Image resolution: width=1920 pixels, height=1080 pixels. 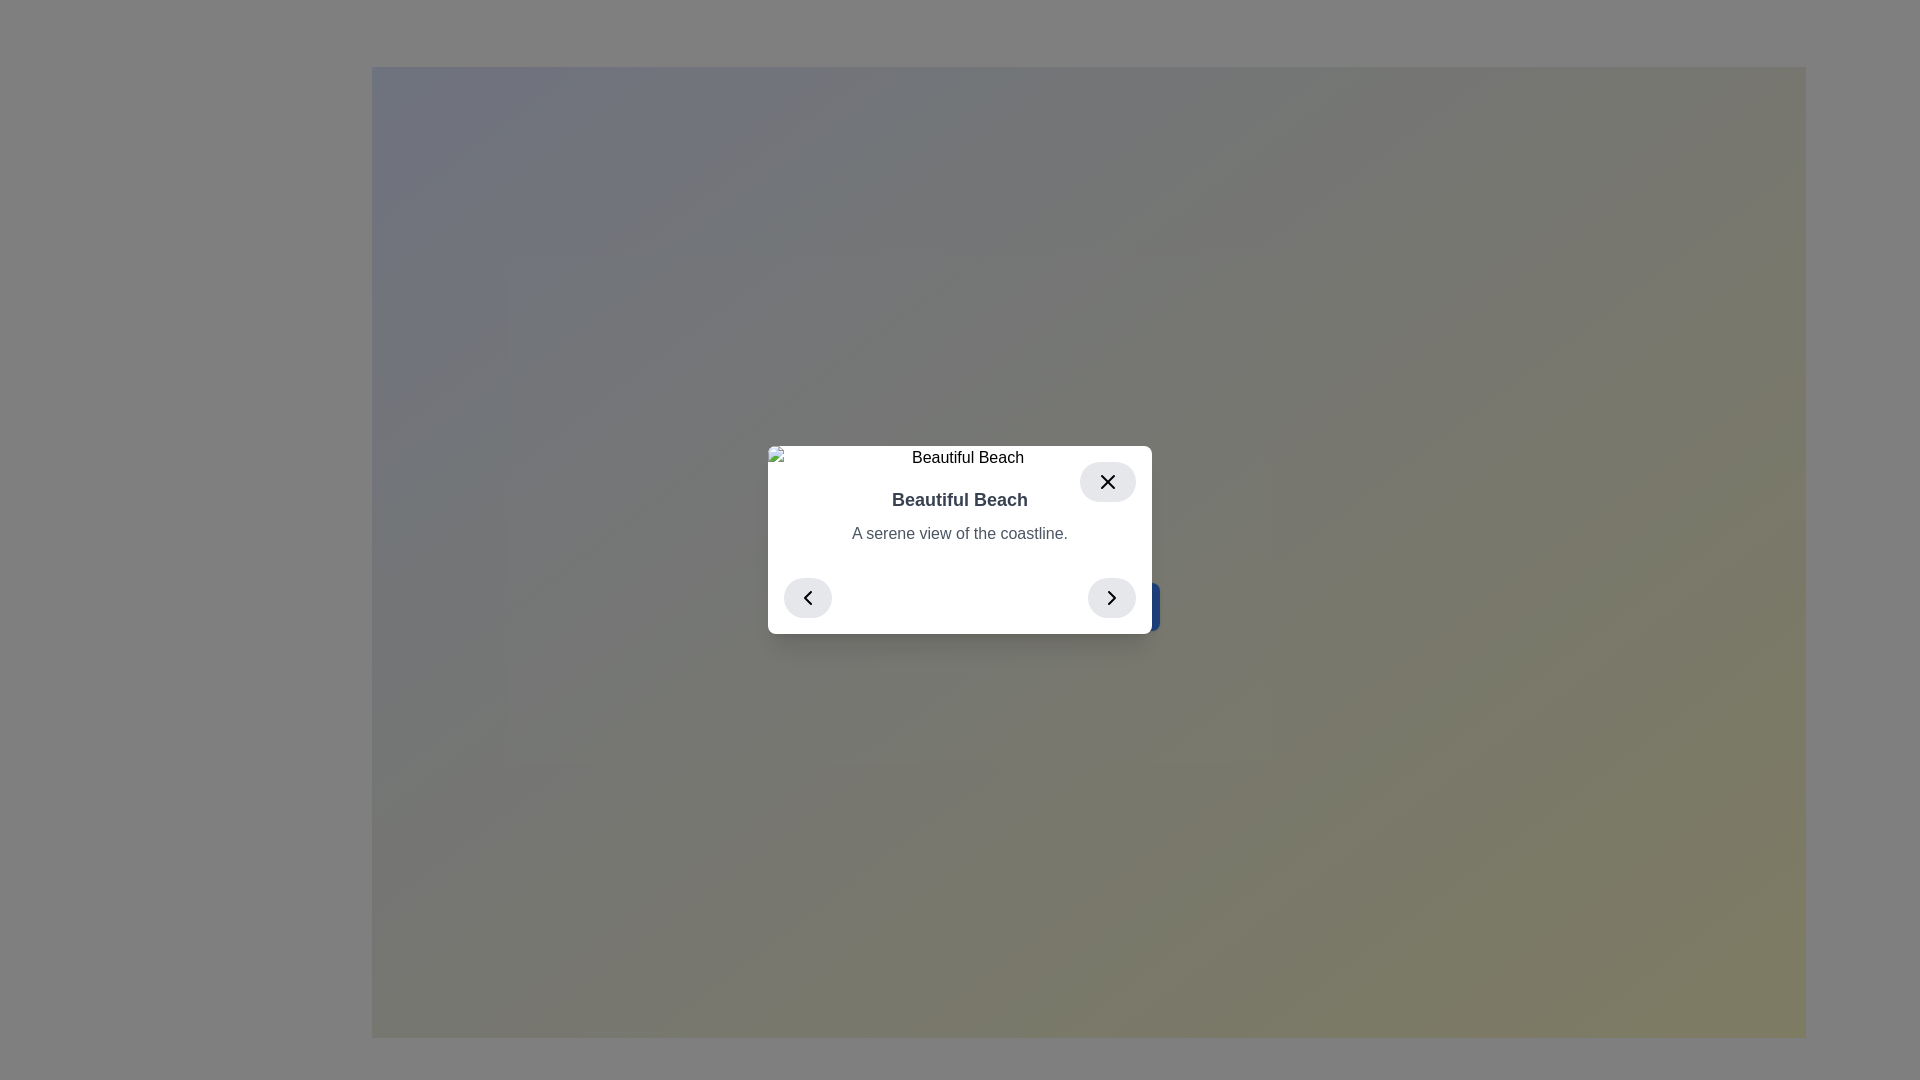 I want to click on the close button vector graphic located at the top-right corner of the pop-up dialog, near the title text 'Beautiful Beach', so click(x=1107, y=482).